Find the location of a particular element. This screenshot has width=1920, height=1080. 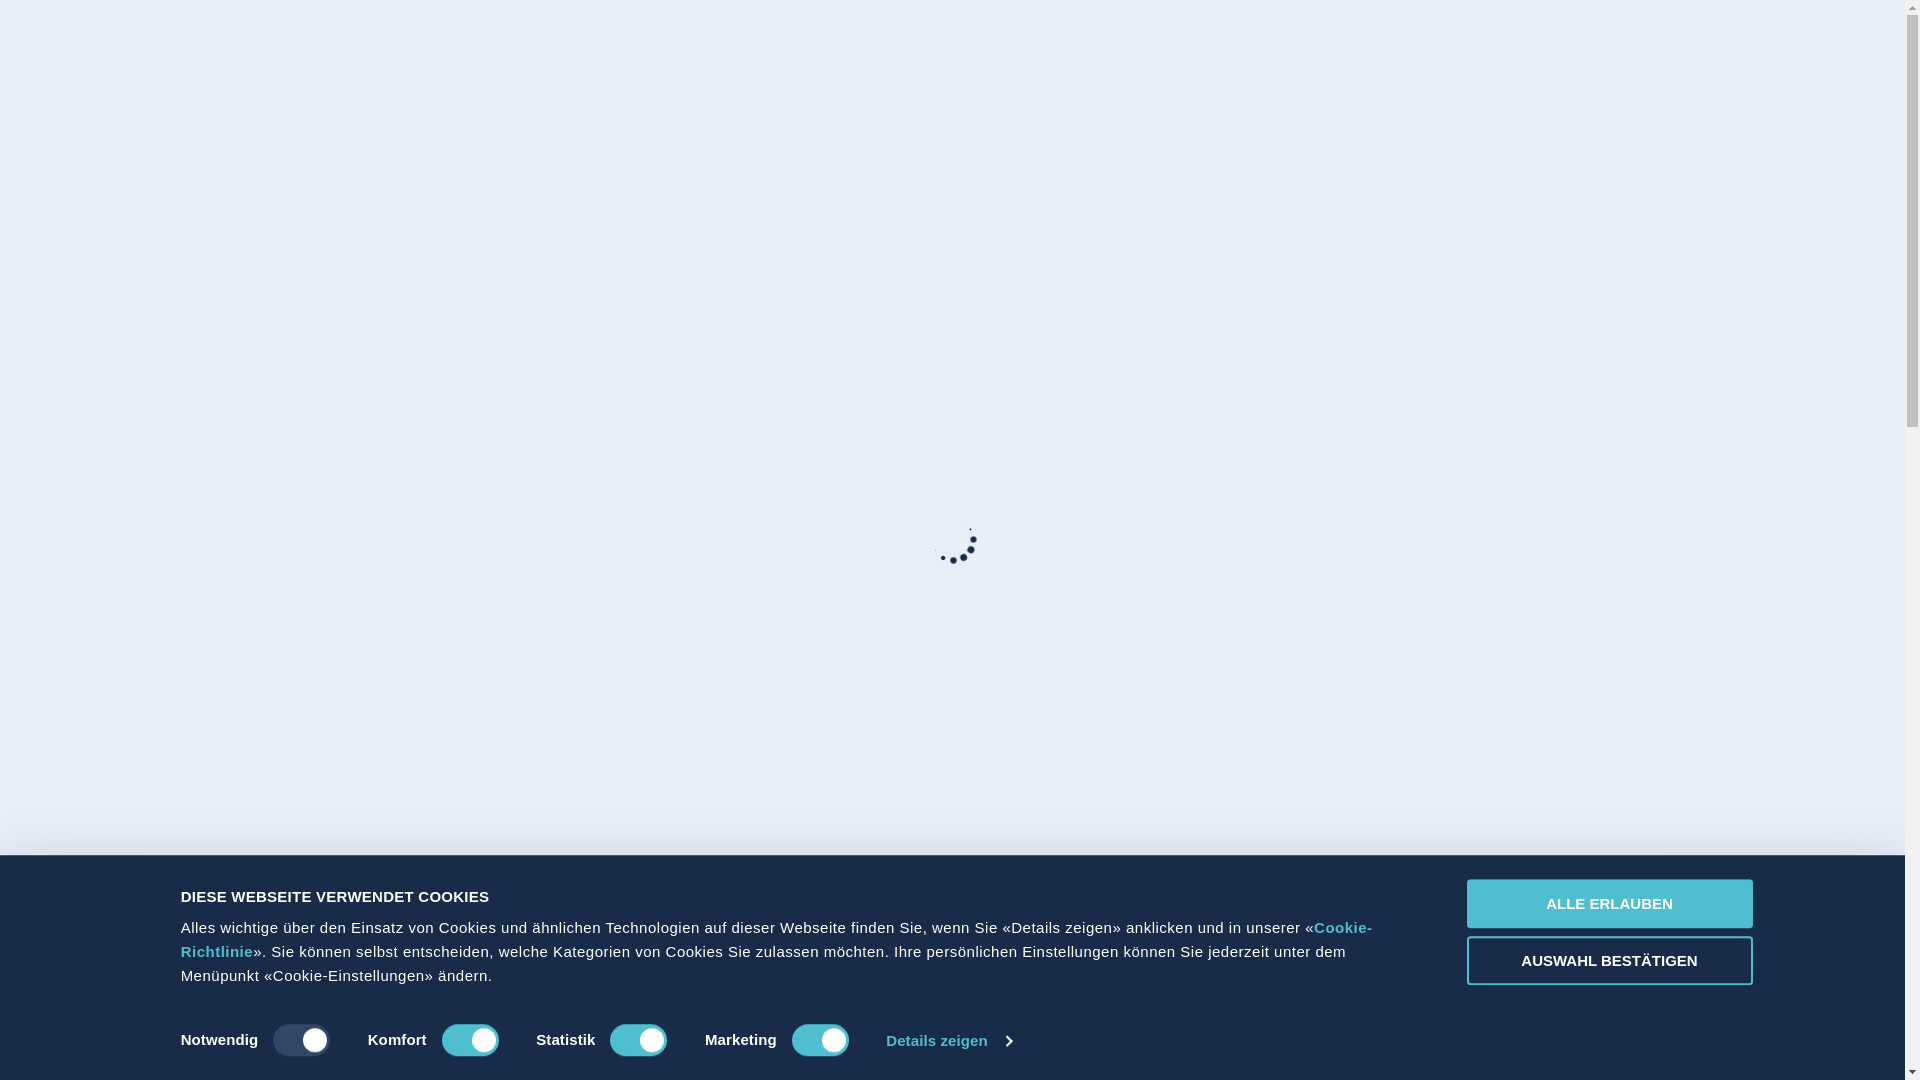

'ALLE ERLAUBEN' is located at coordinates (1608, 903).